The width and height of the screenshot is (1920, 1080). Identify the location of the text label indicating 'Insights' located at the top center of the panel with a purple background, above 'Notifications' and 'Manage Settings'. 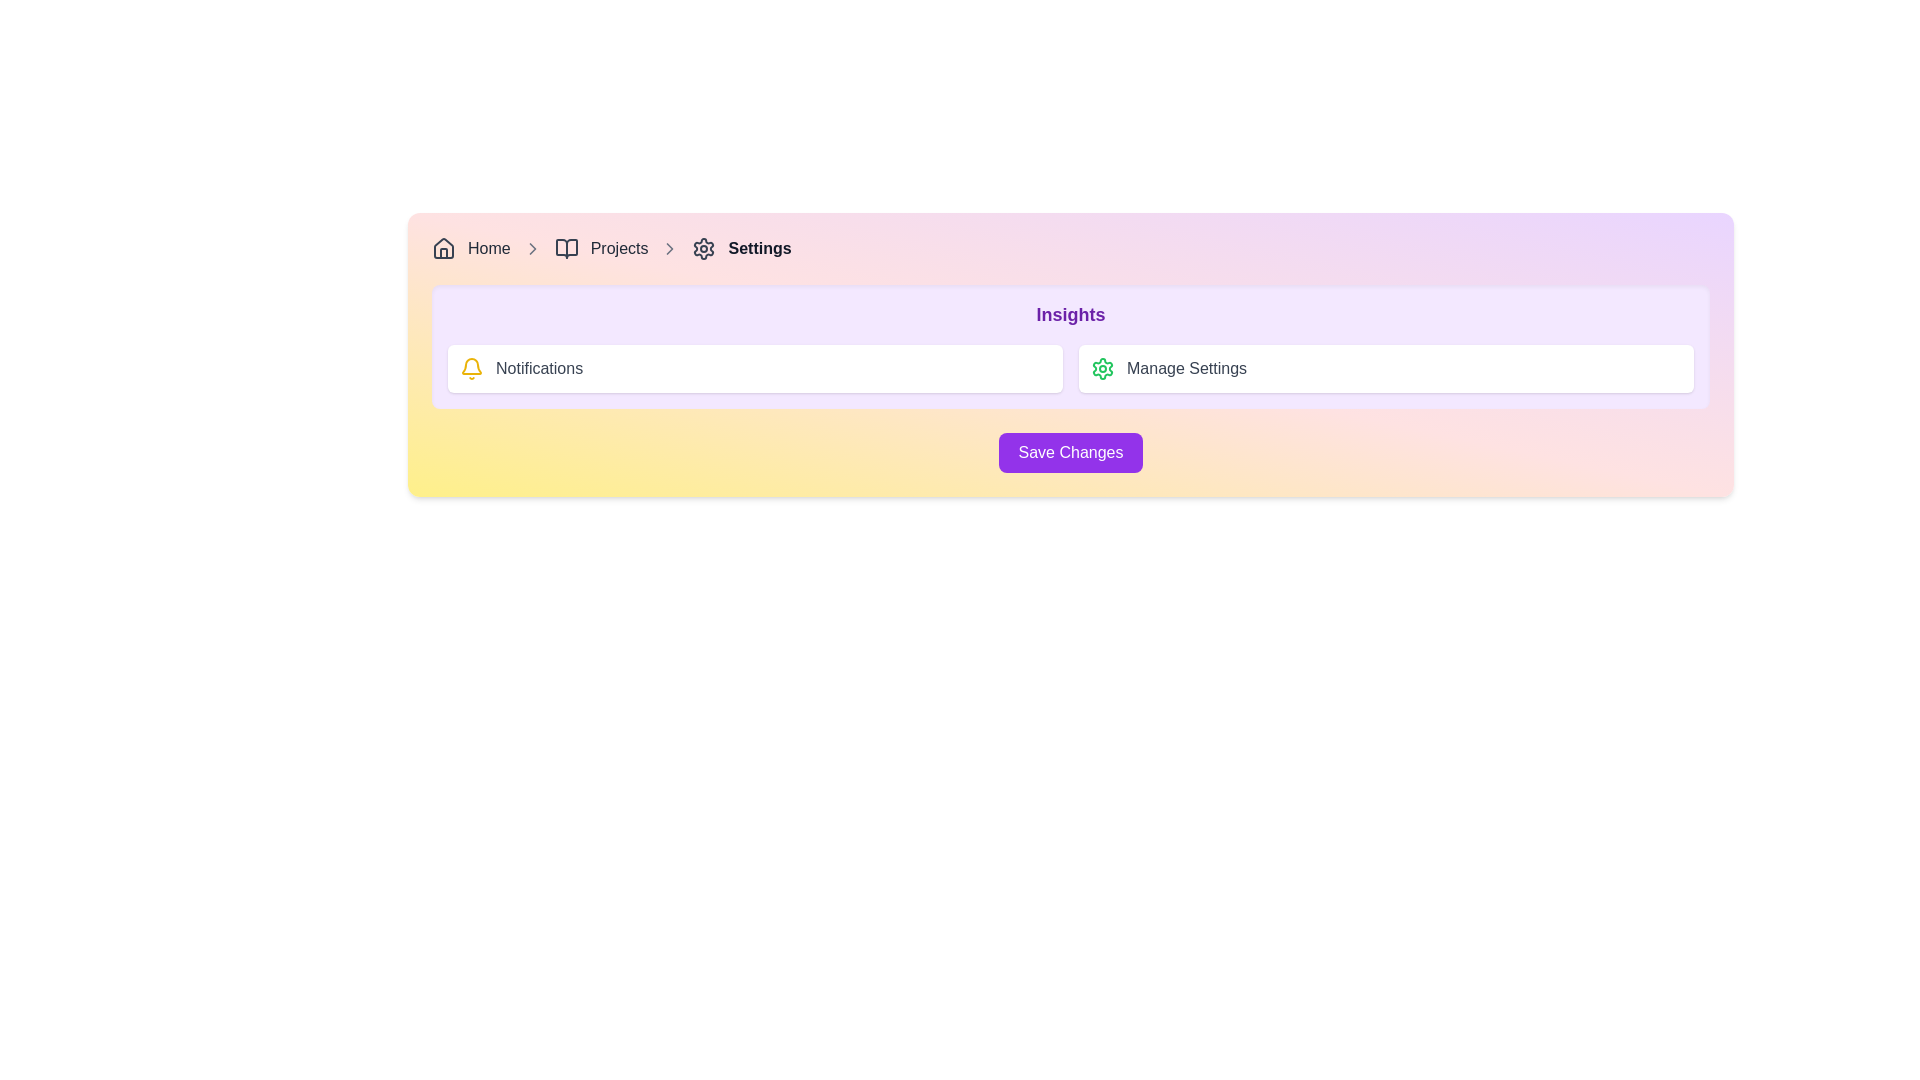
(1069, 315).